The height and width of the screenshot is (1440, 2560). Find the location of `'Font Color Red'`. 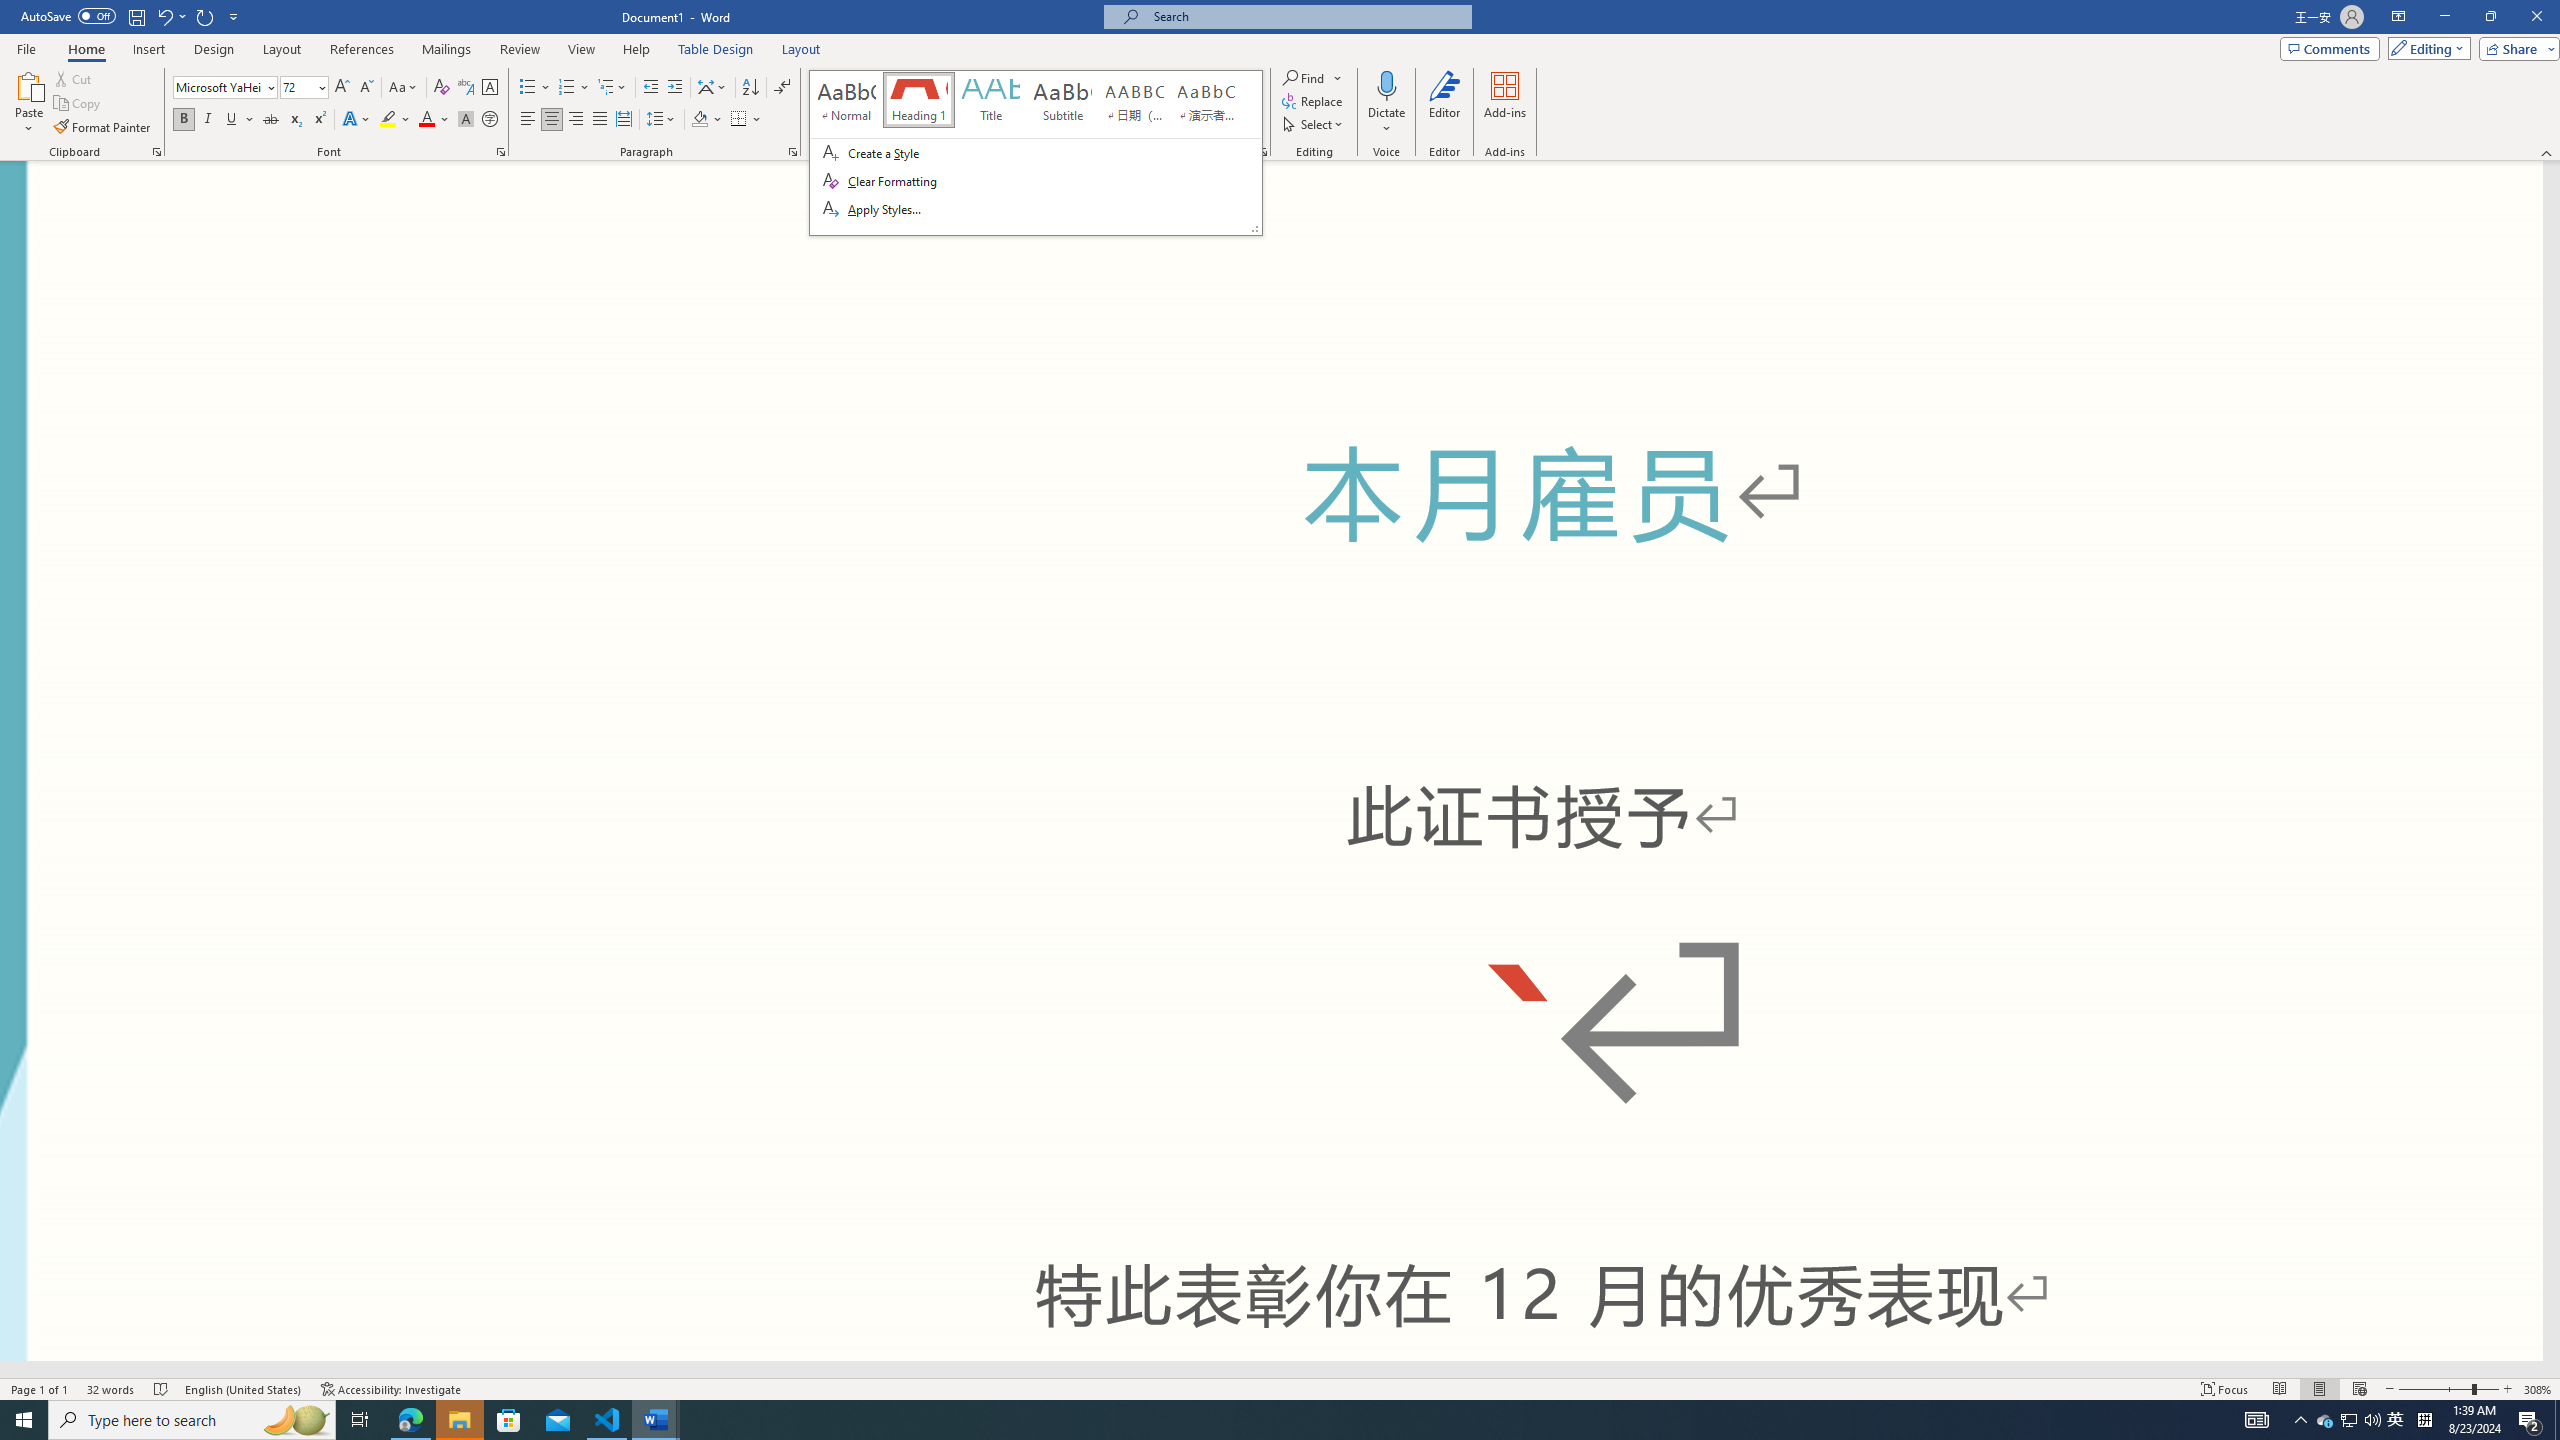

'Font Color Red' is located at coordinates (425, 118).